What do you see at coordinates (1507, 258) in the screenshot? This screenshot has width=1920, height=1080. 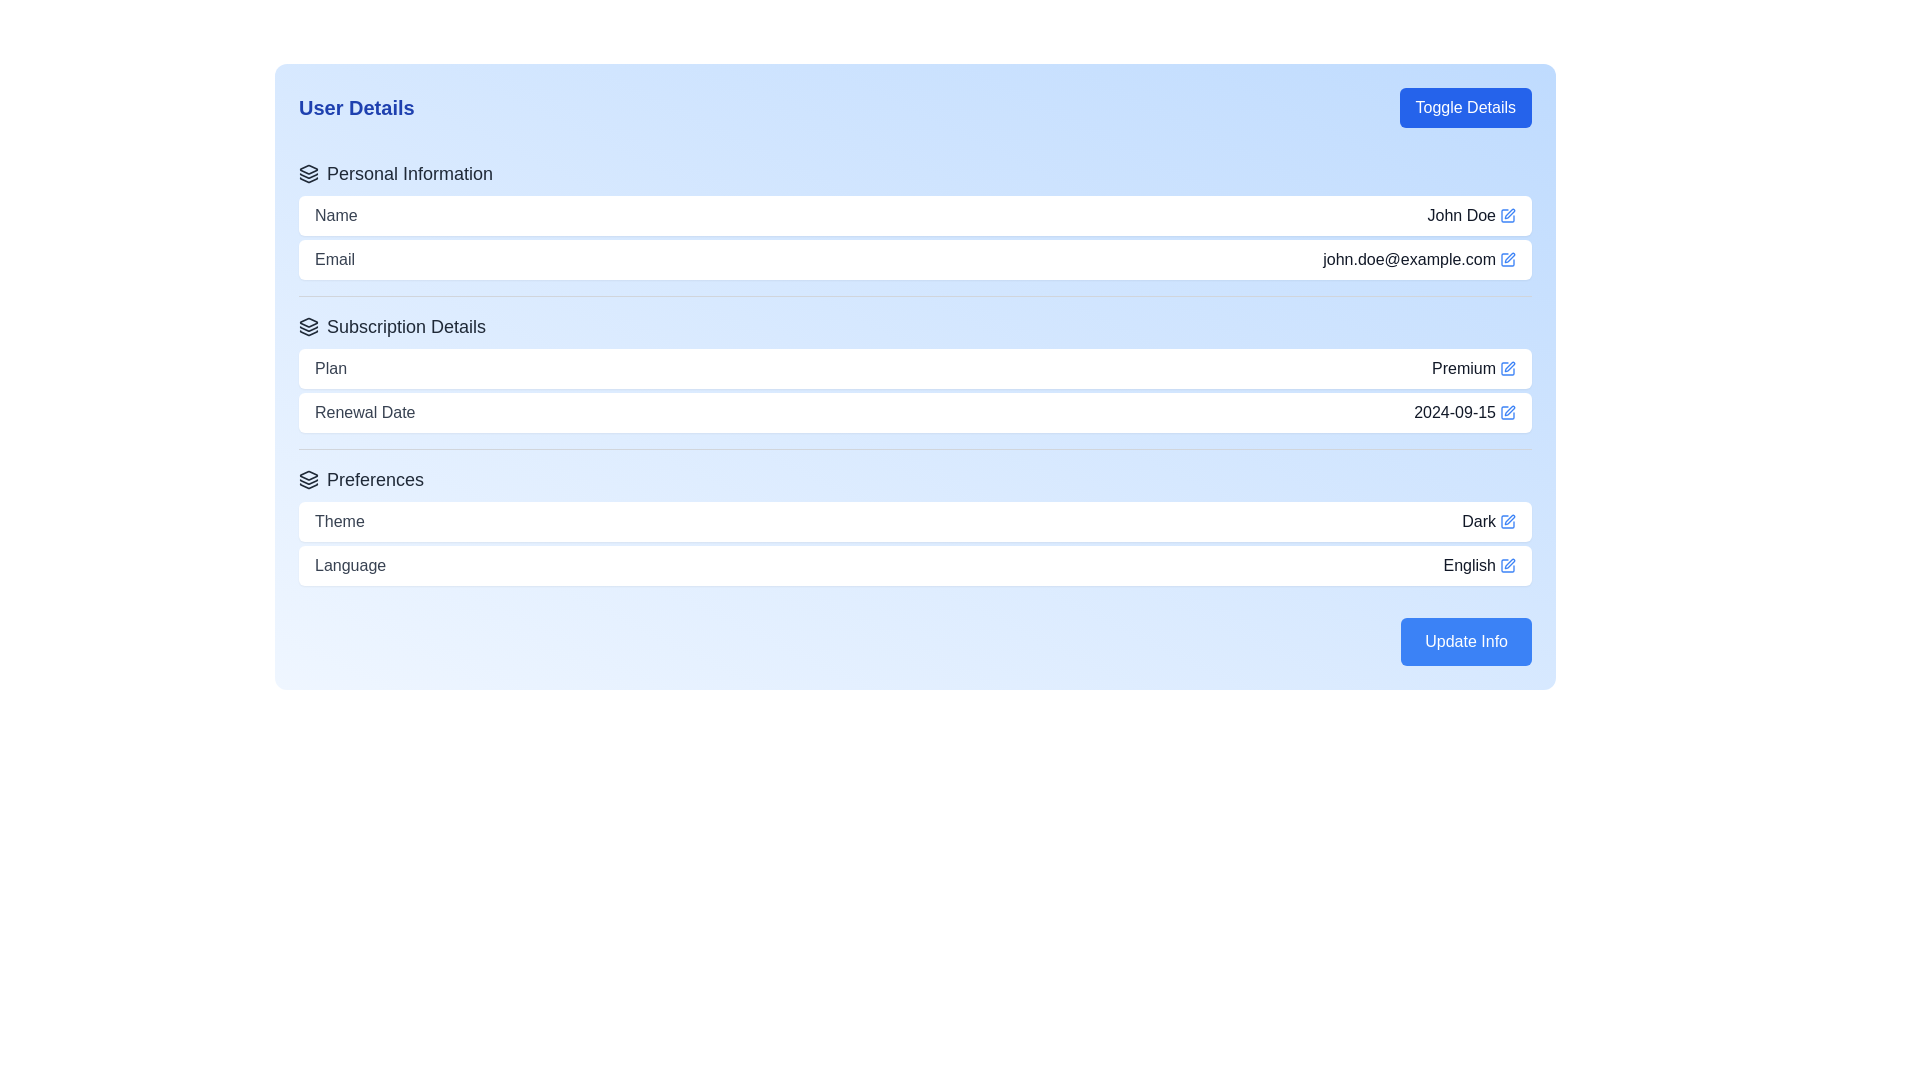 I see `the icon-based button located to the right of the email address 'john.doe@example.com' to initiate editing` at bounding box center [1507, 258].